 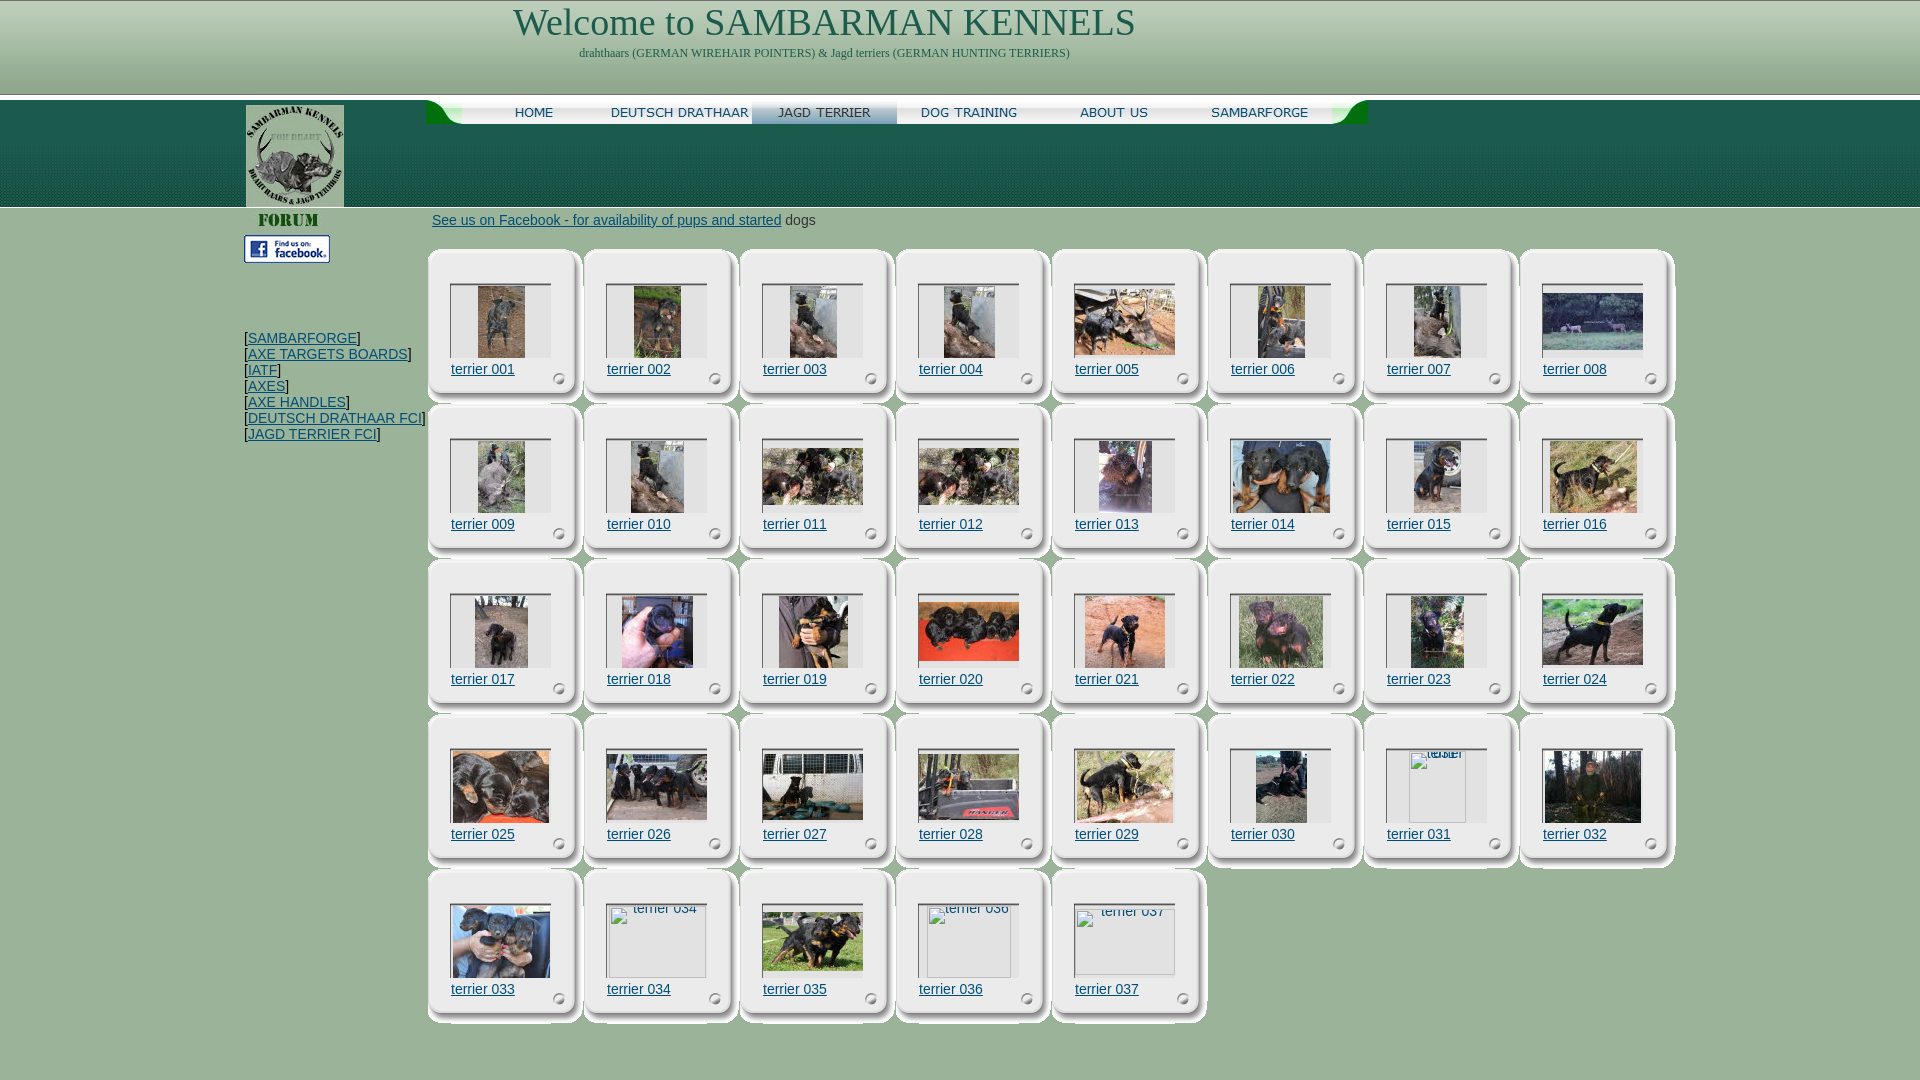 What do you see at coordinates (949, 833) in the screenshot?
I see `'terrier 028'` at bounding box center [949, 833].